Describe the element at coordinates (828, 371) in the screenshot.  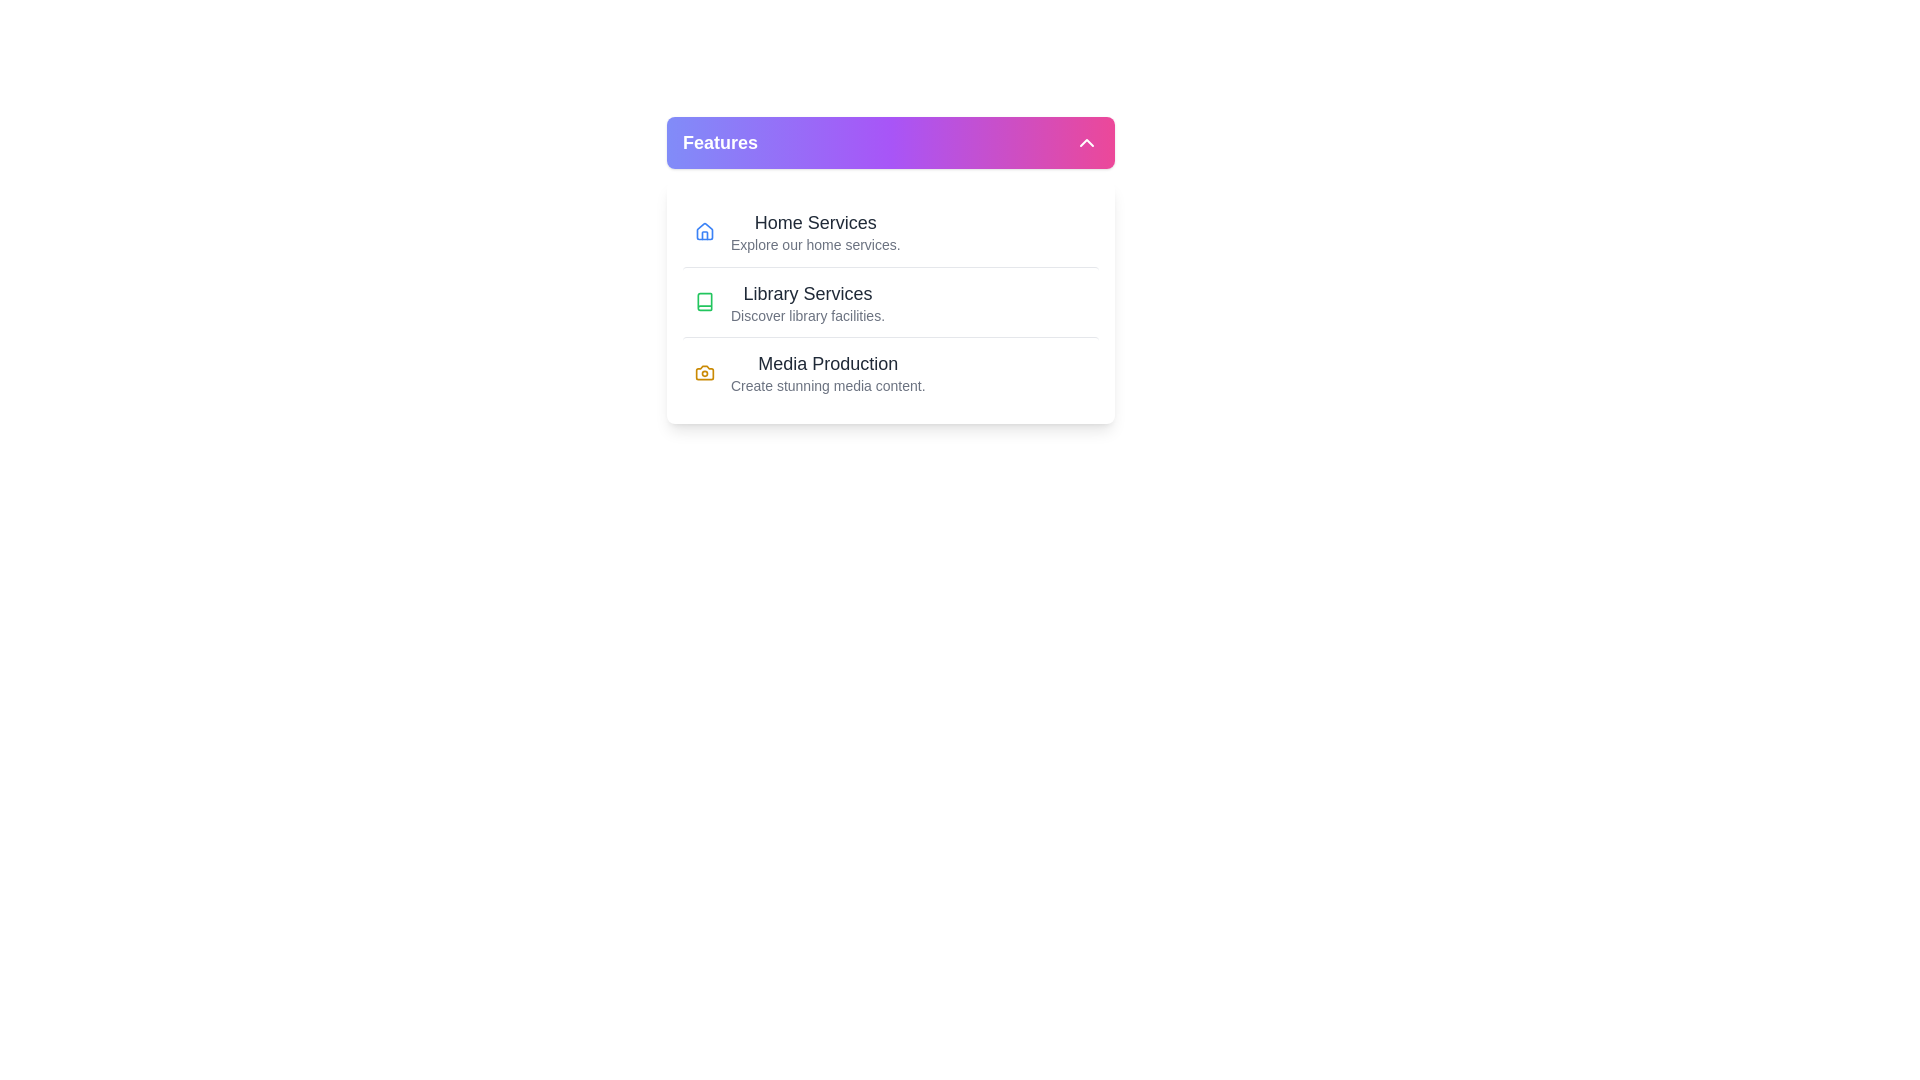
I see `the 'Media Production' text description in the menu list item to interact with it` at that location.